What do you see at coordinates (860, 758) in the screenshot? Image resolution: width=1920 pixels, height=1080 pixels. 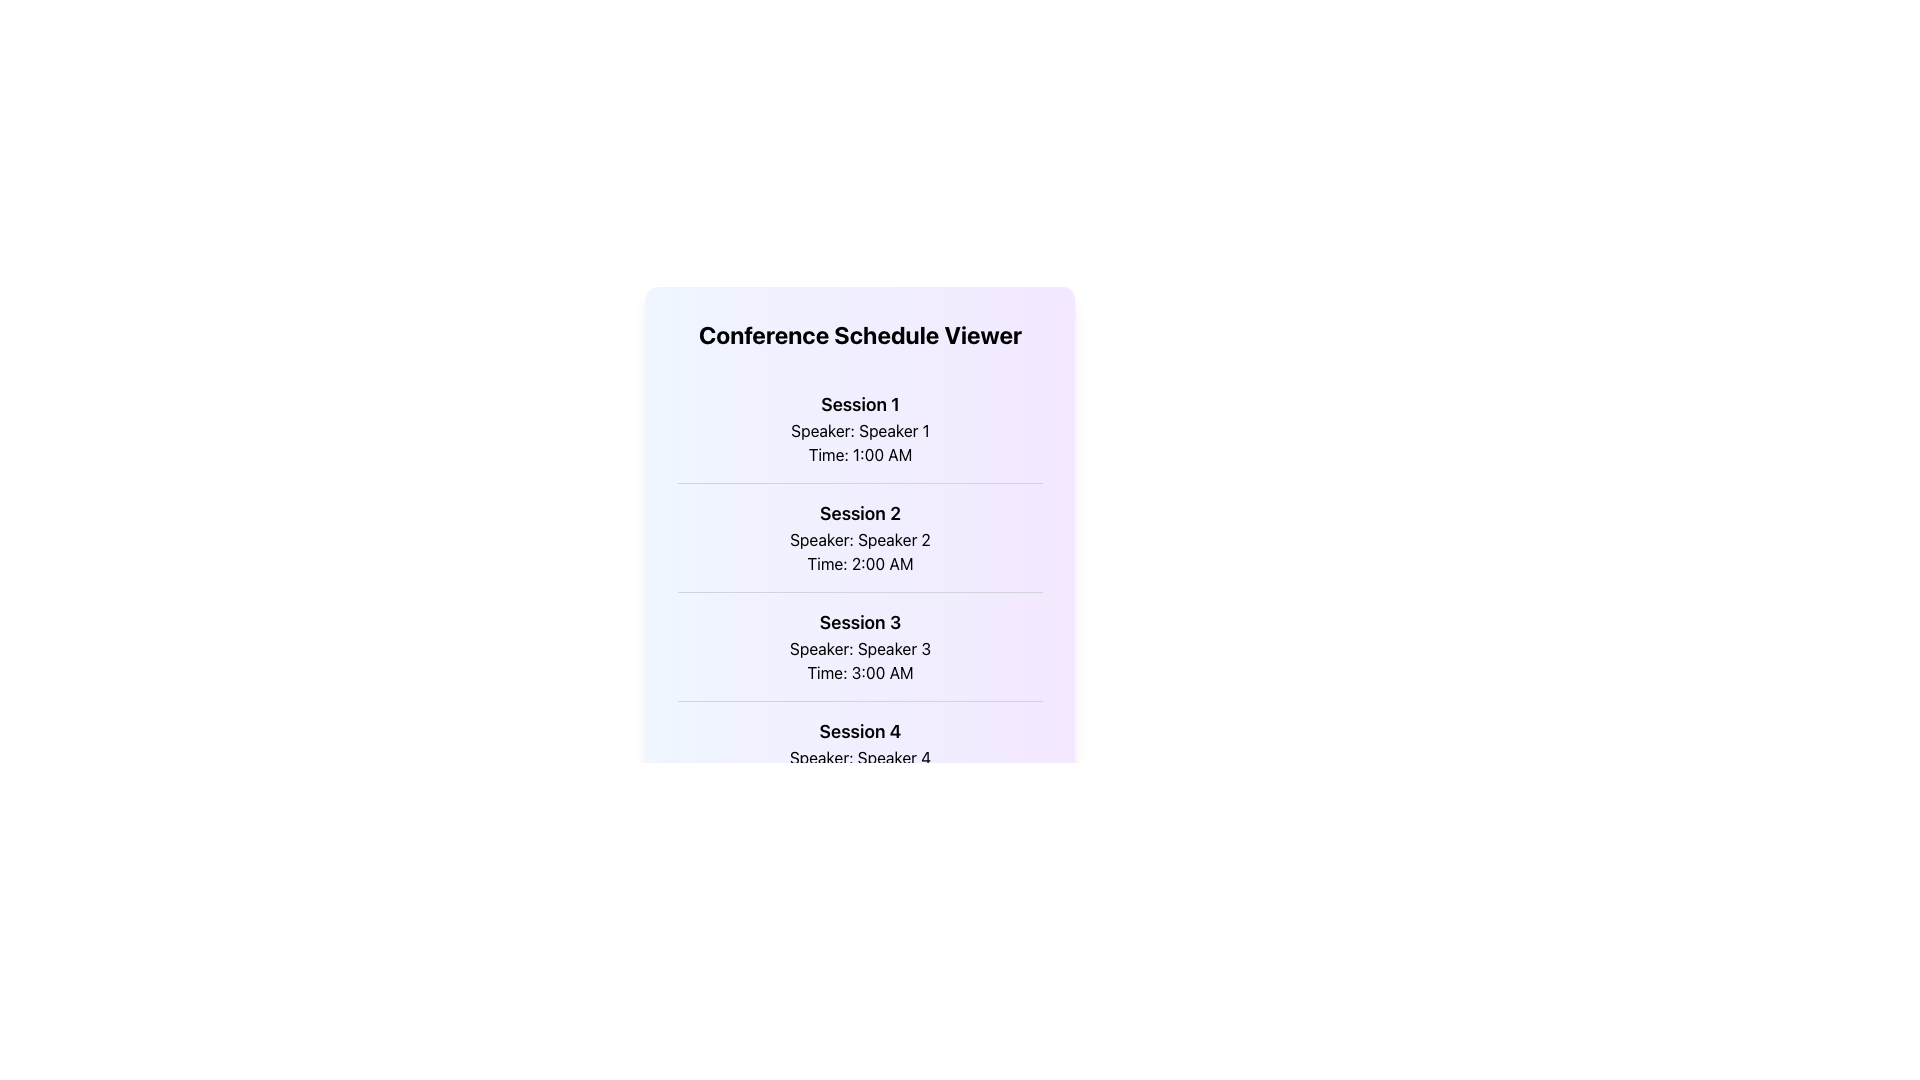 I see `text label that provides the name of the speaker for session 4 of the displayed schedule, positioned below the 'Session 4' heading and above the 'Time: 4:00 AM' label` at bounding box center [860, 758].